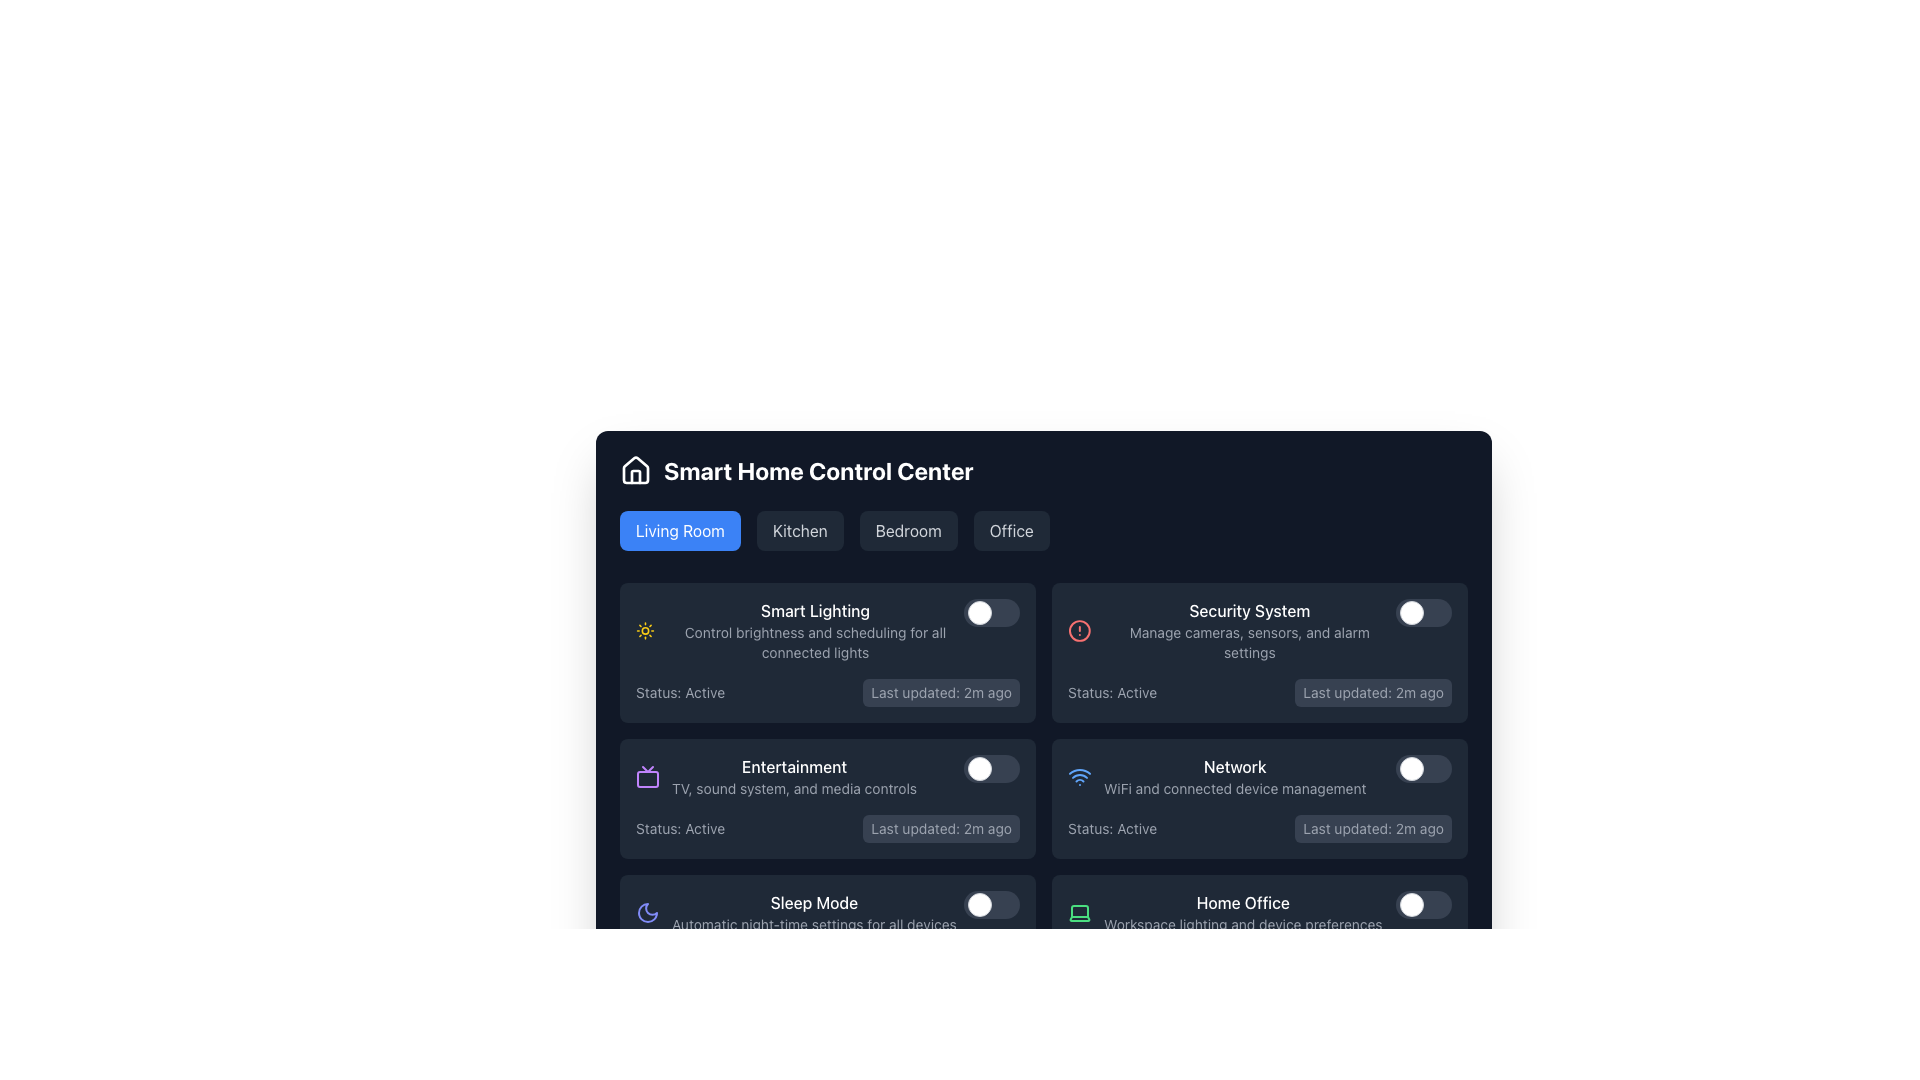 The image size is (1920, 1080). I want to click on the toggle switch located in the top center of the 'Smart Lighting' card to switch its state, so click(992, 612).